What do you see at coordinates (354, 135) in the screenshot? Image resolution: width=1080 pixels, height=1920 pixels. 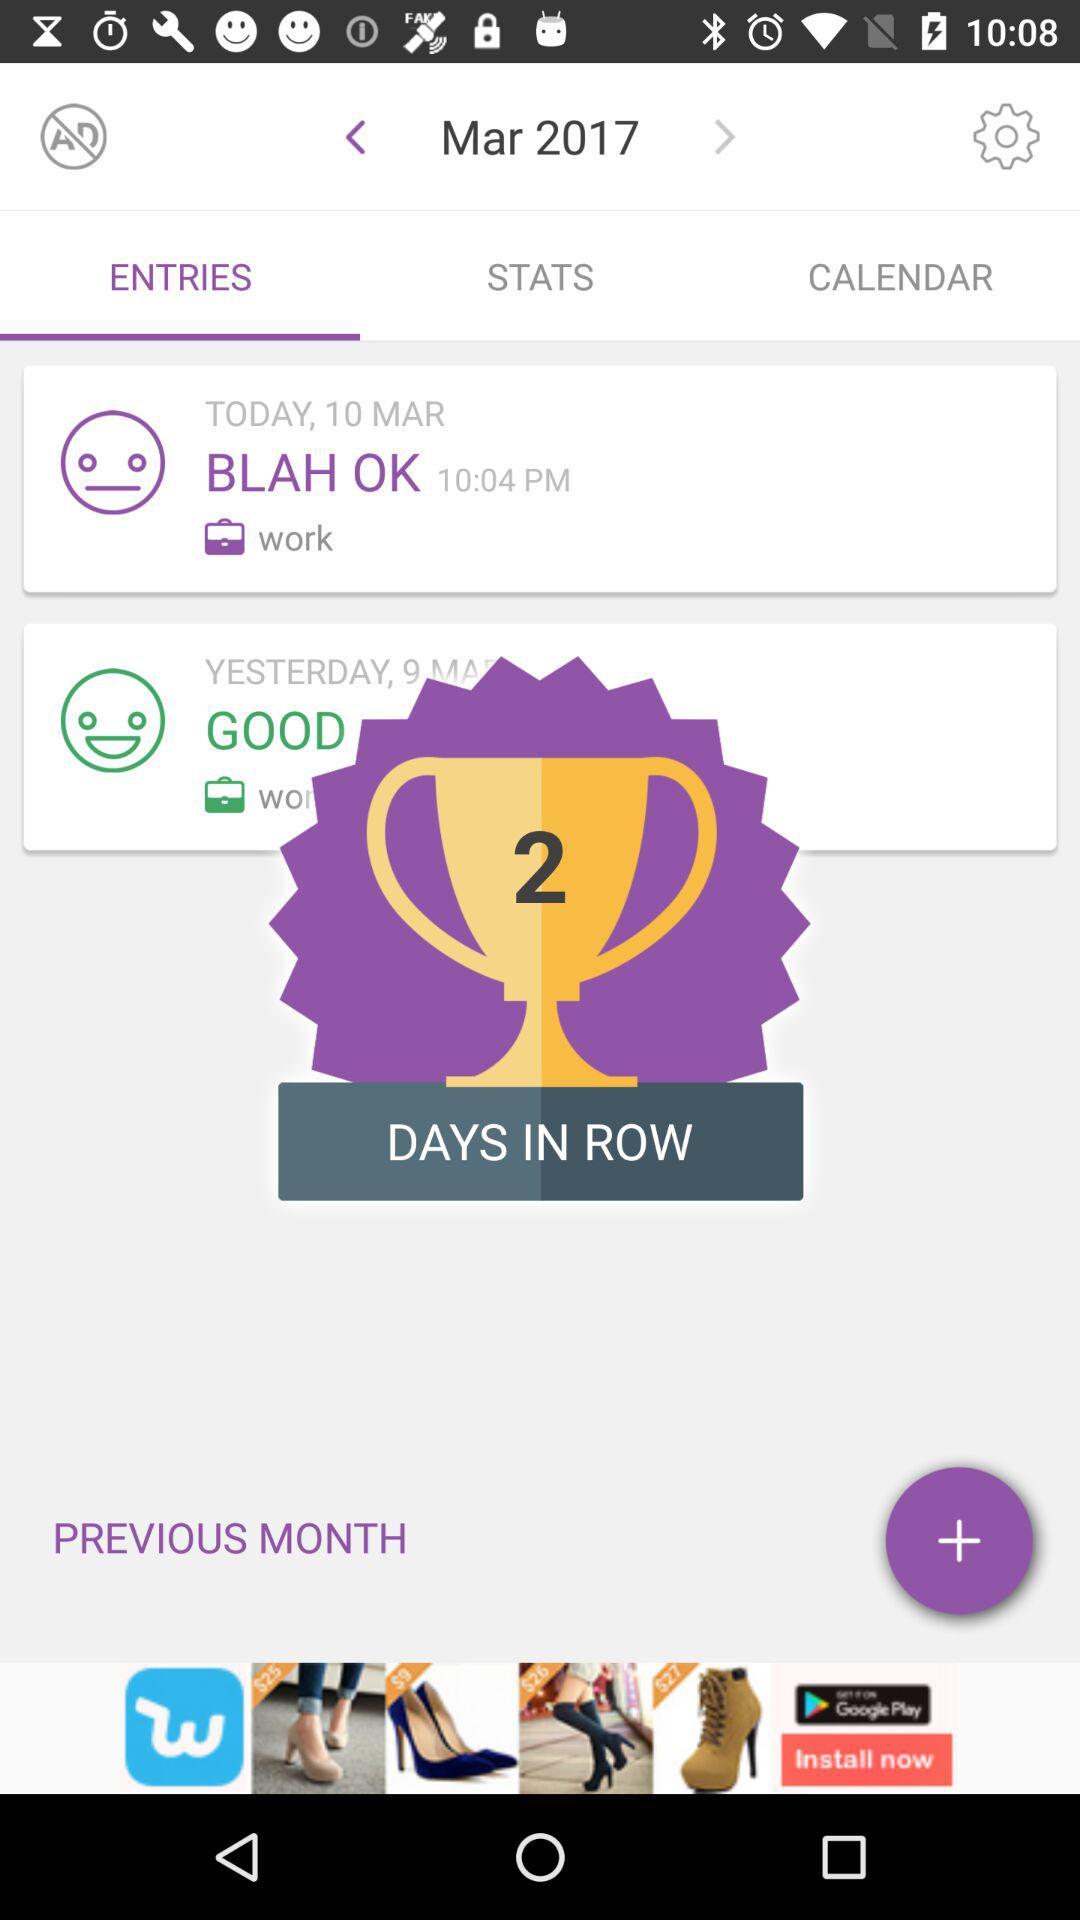 I see `the arrow_backward icon` at bounding box center [354, 135].